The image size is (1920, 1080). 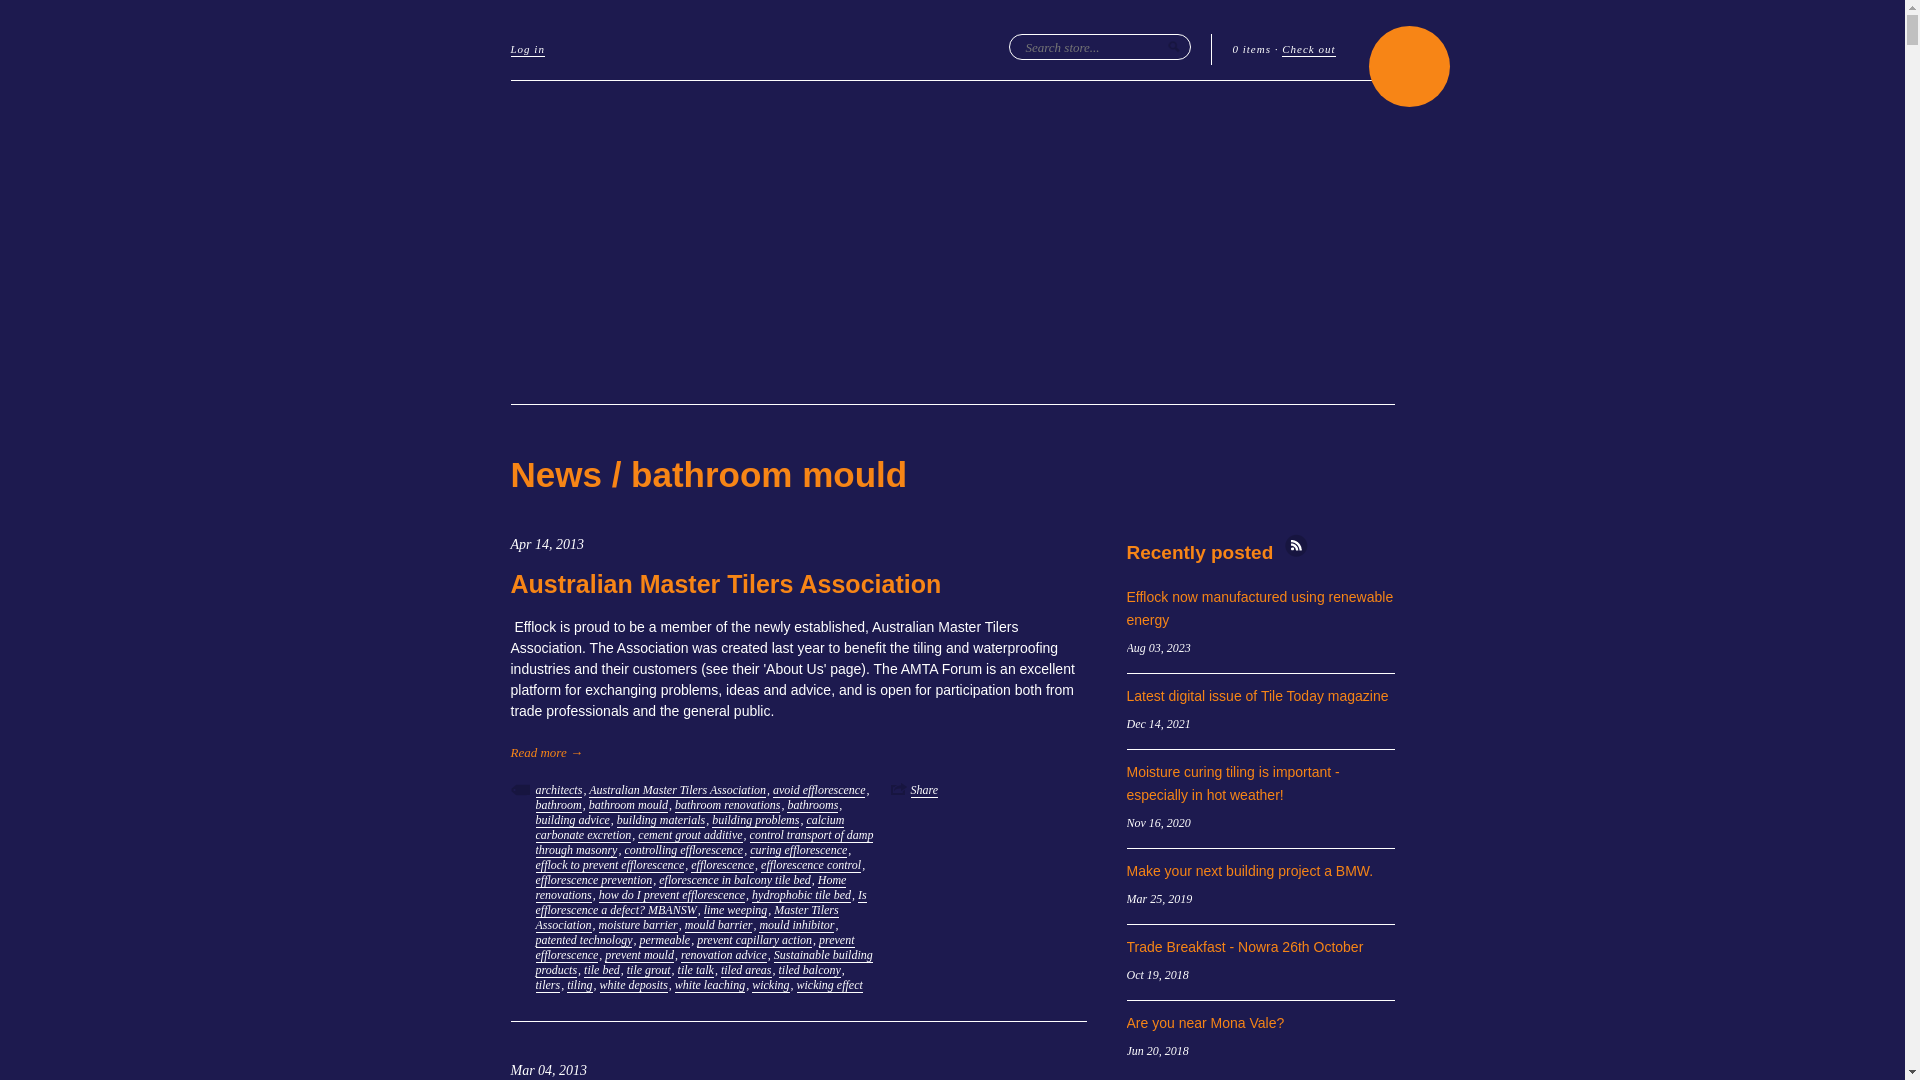 What do you see at coordinates (675, 984) in the screenshot?
I see `'white leaching'` at bounding box center [675, 984].